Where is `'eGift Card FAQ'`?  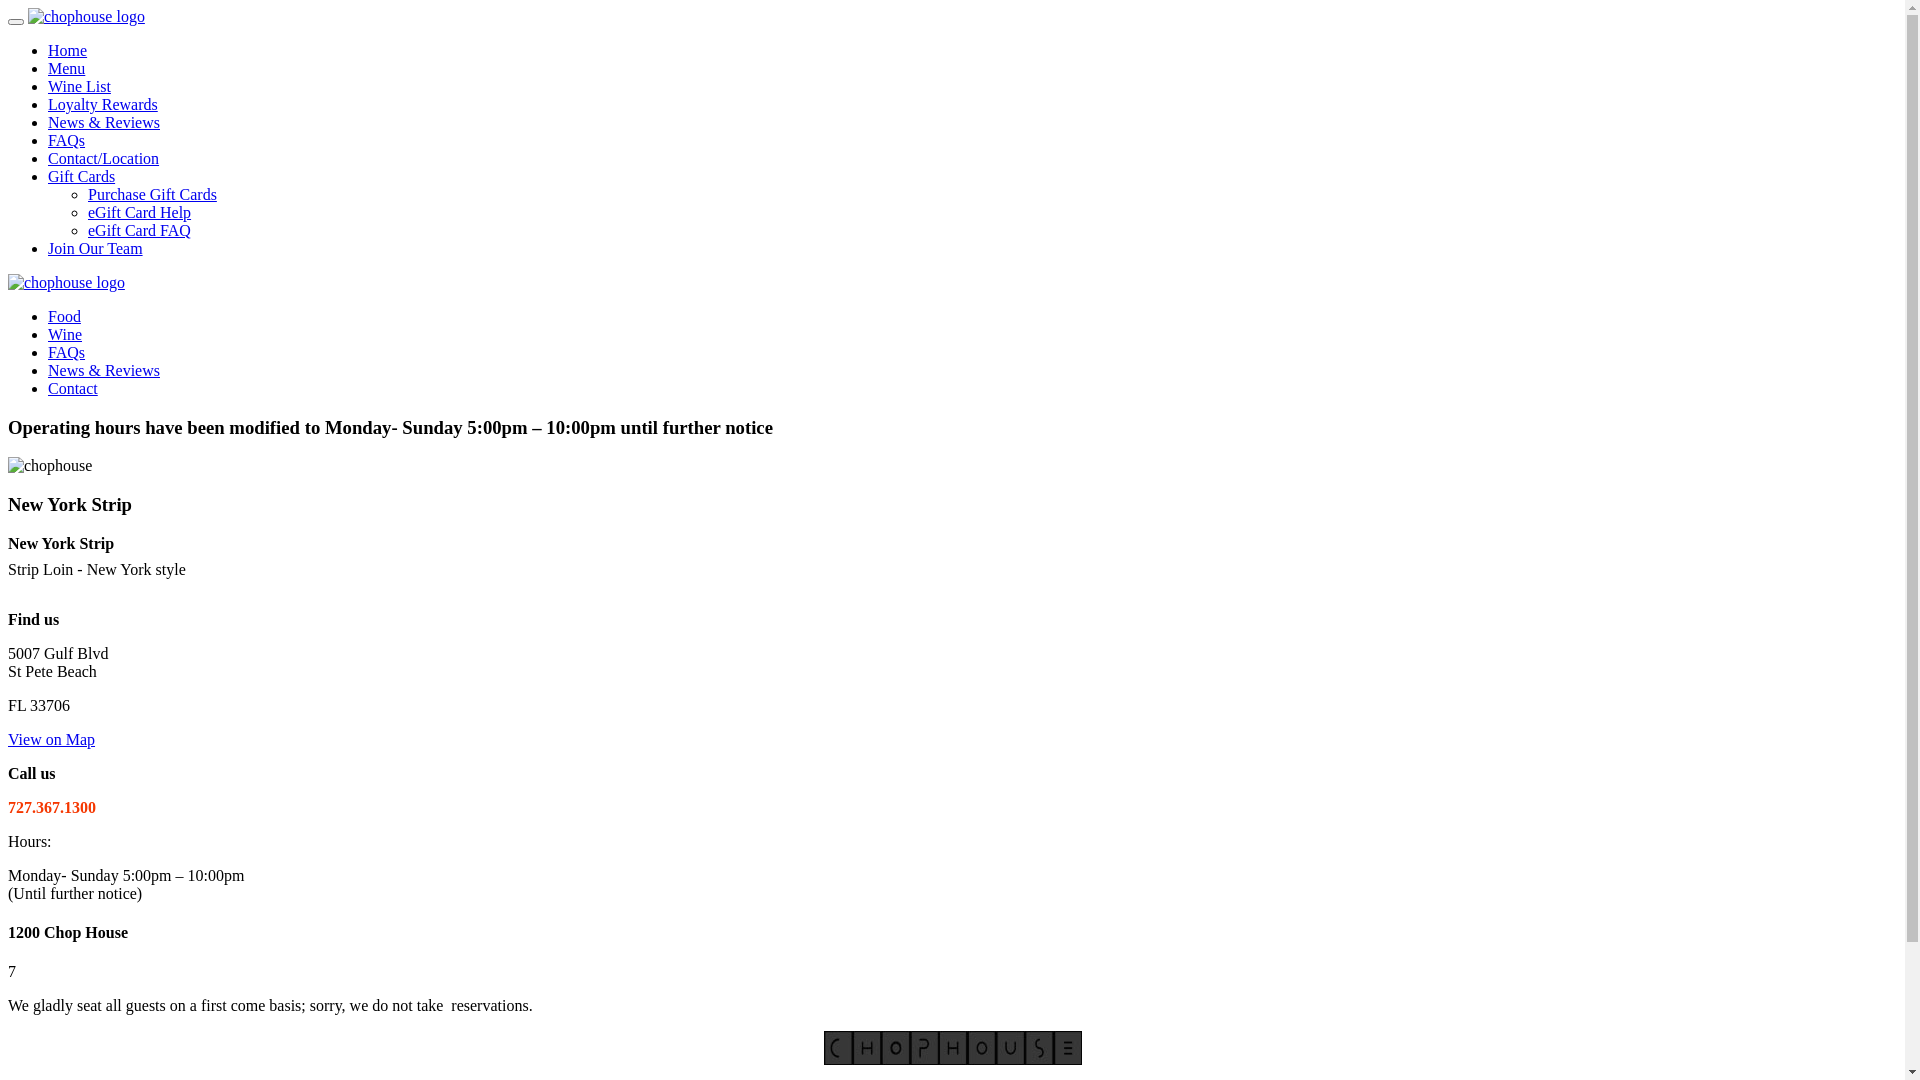 'eGift Card FAQ' is located at coordinates (138, 229).